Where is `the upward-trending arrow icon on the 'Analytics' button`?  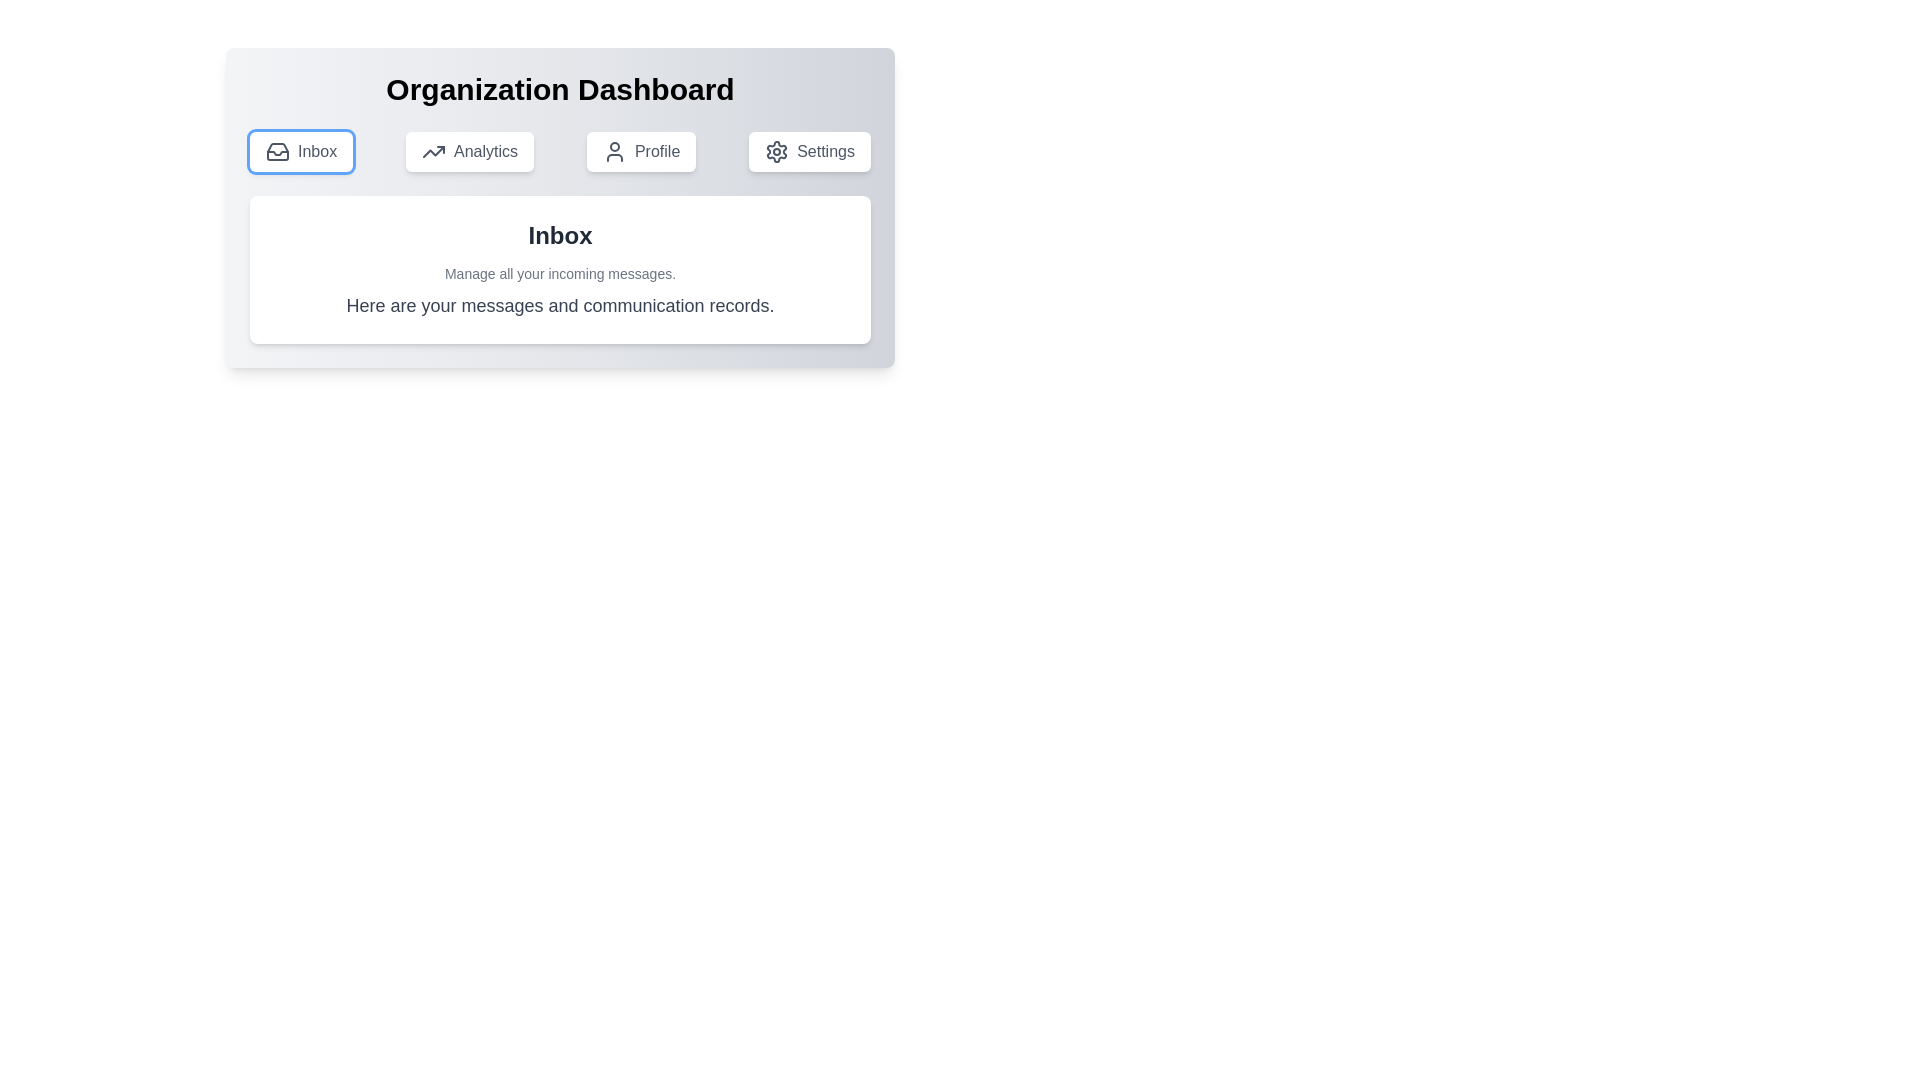
the upward-trending arrow icon on the 'Analytics' button is located at coordinates (432, 150).